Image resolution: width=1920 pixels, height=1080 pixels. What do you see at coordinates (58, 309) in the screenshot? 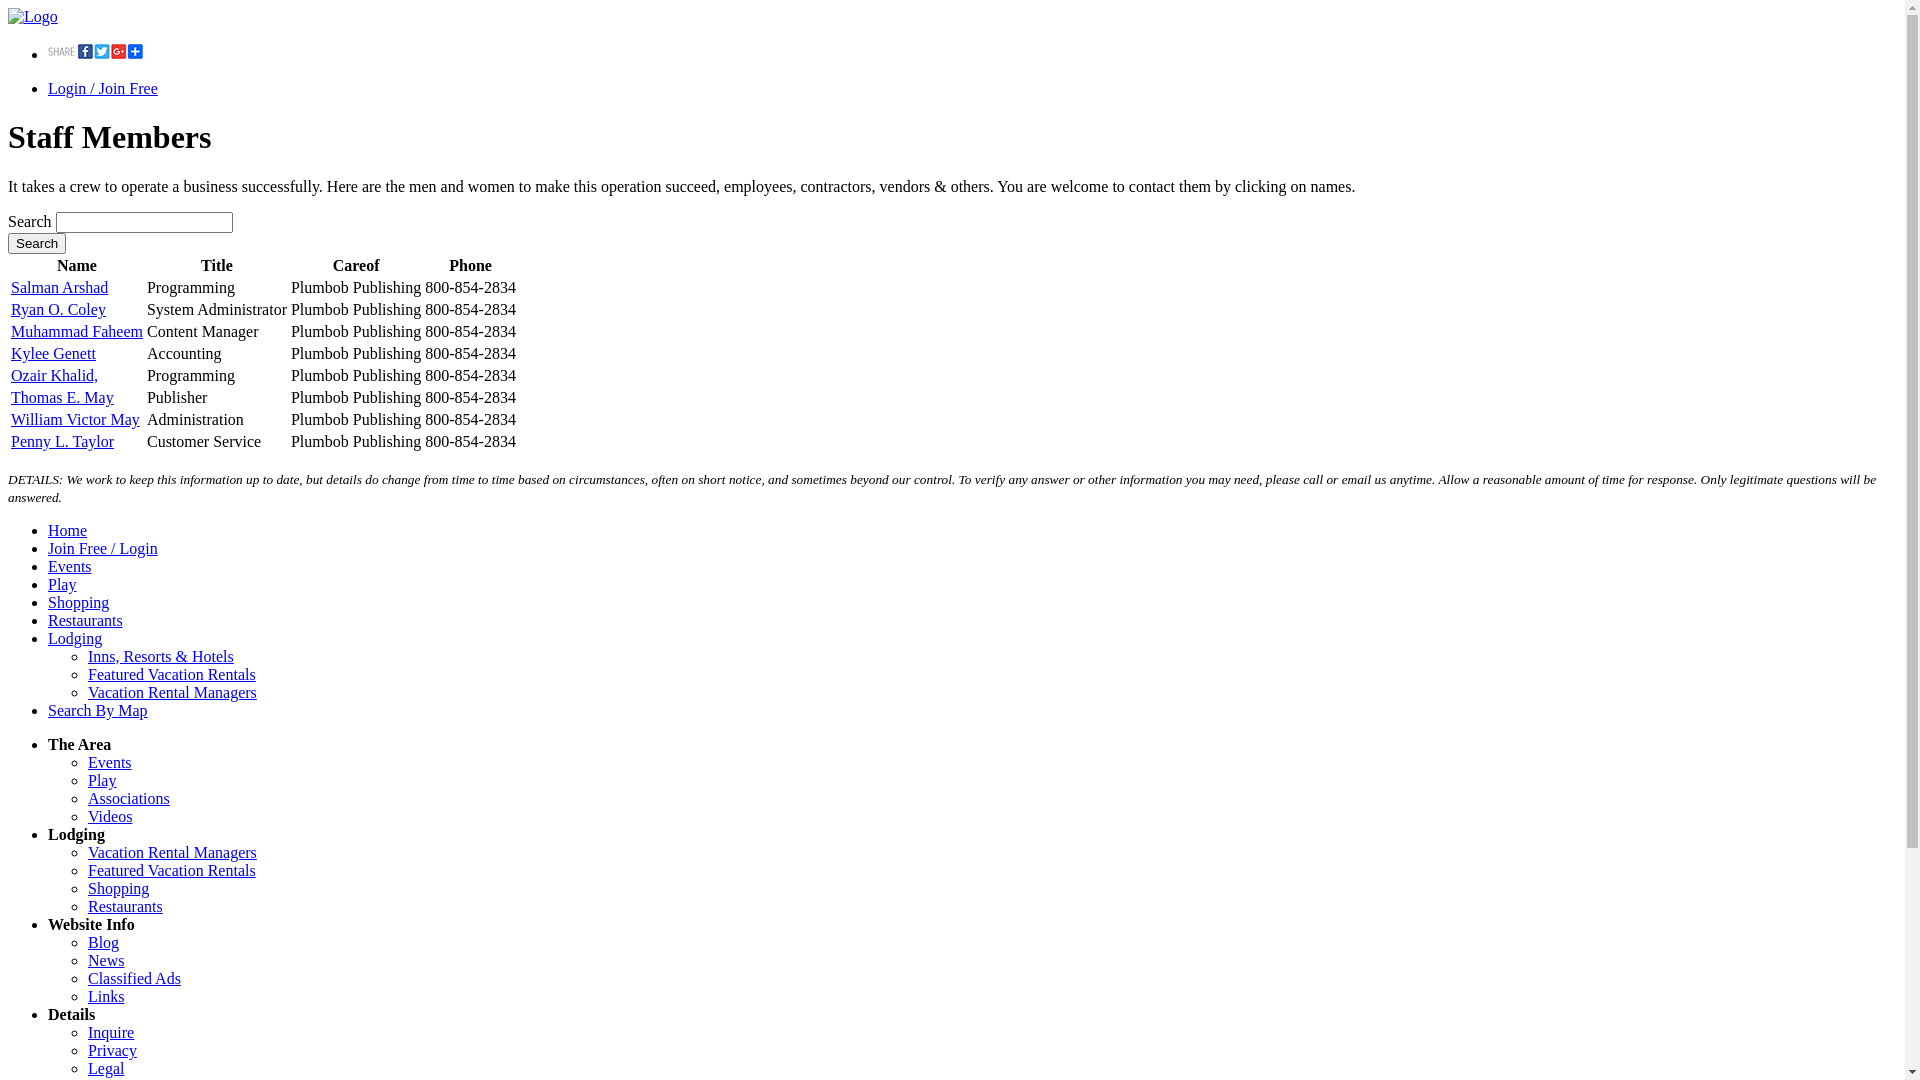
I see `'Ryan O. Coley'` at bounding box center [58, 309].